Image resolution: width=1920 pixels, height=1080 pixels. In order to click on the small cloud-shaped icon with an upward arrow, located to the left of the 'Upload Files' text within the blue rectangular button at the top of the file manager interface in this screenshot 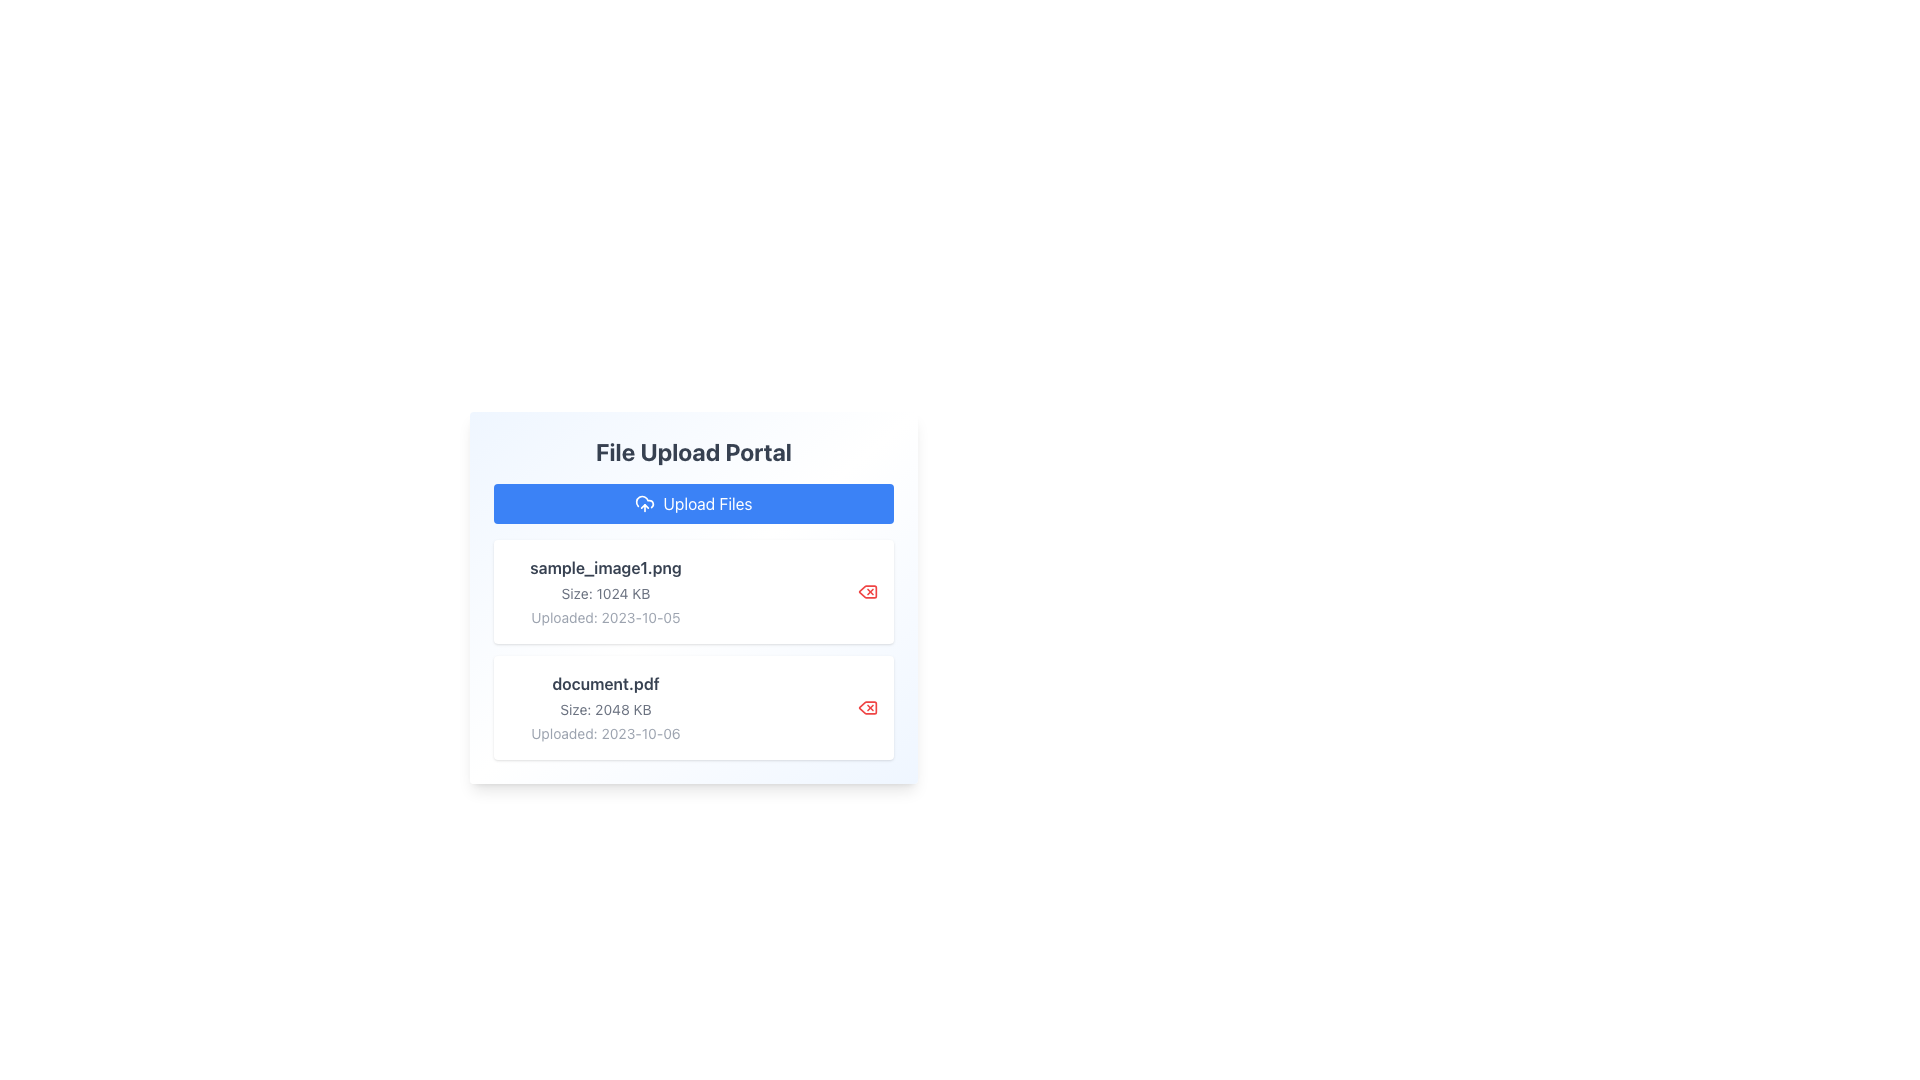, I will do `click(645, 503)`.